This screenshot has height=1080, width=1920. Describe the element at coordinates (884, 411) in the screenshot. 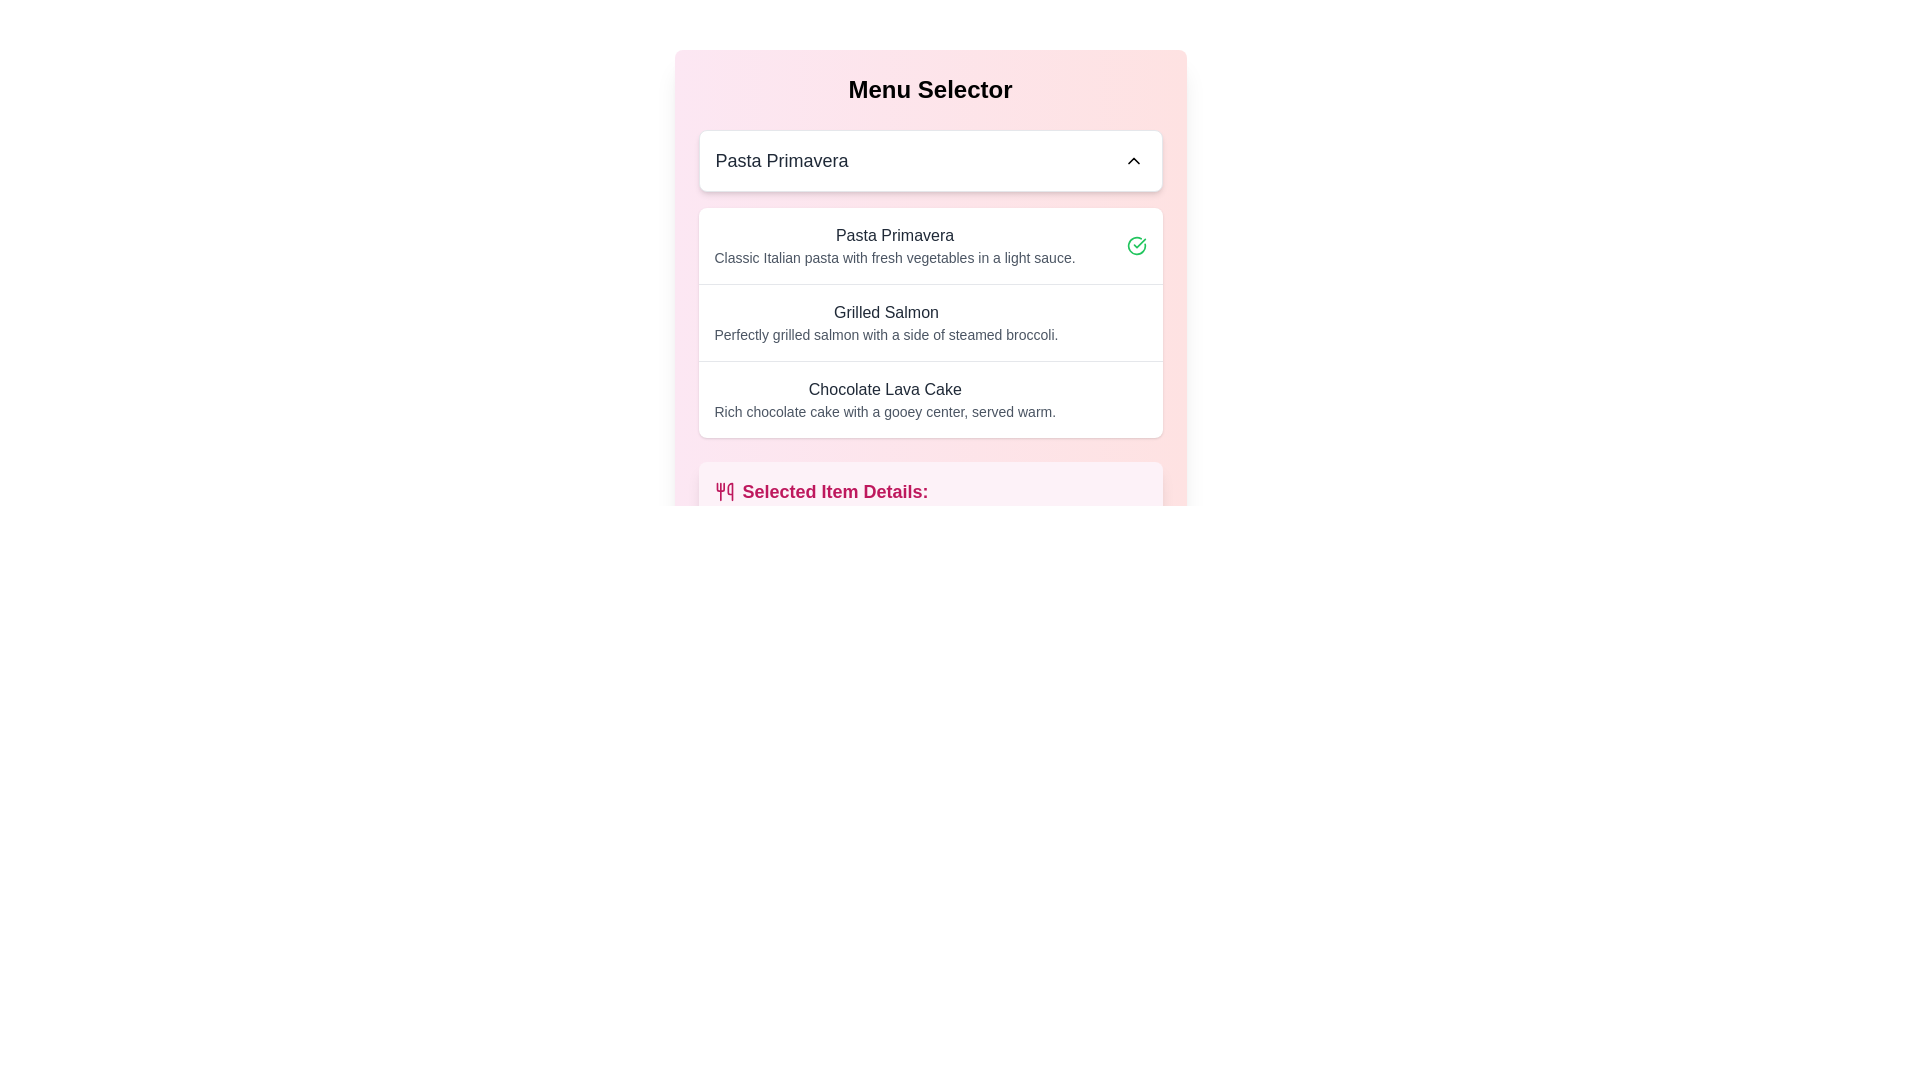

I see `the Text Display for 'Chocolate Lava Cake' to possibly trigger additional information` at that location.